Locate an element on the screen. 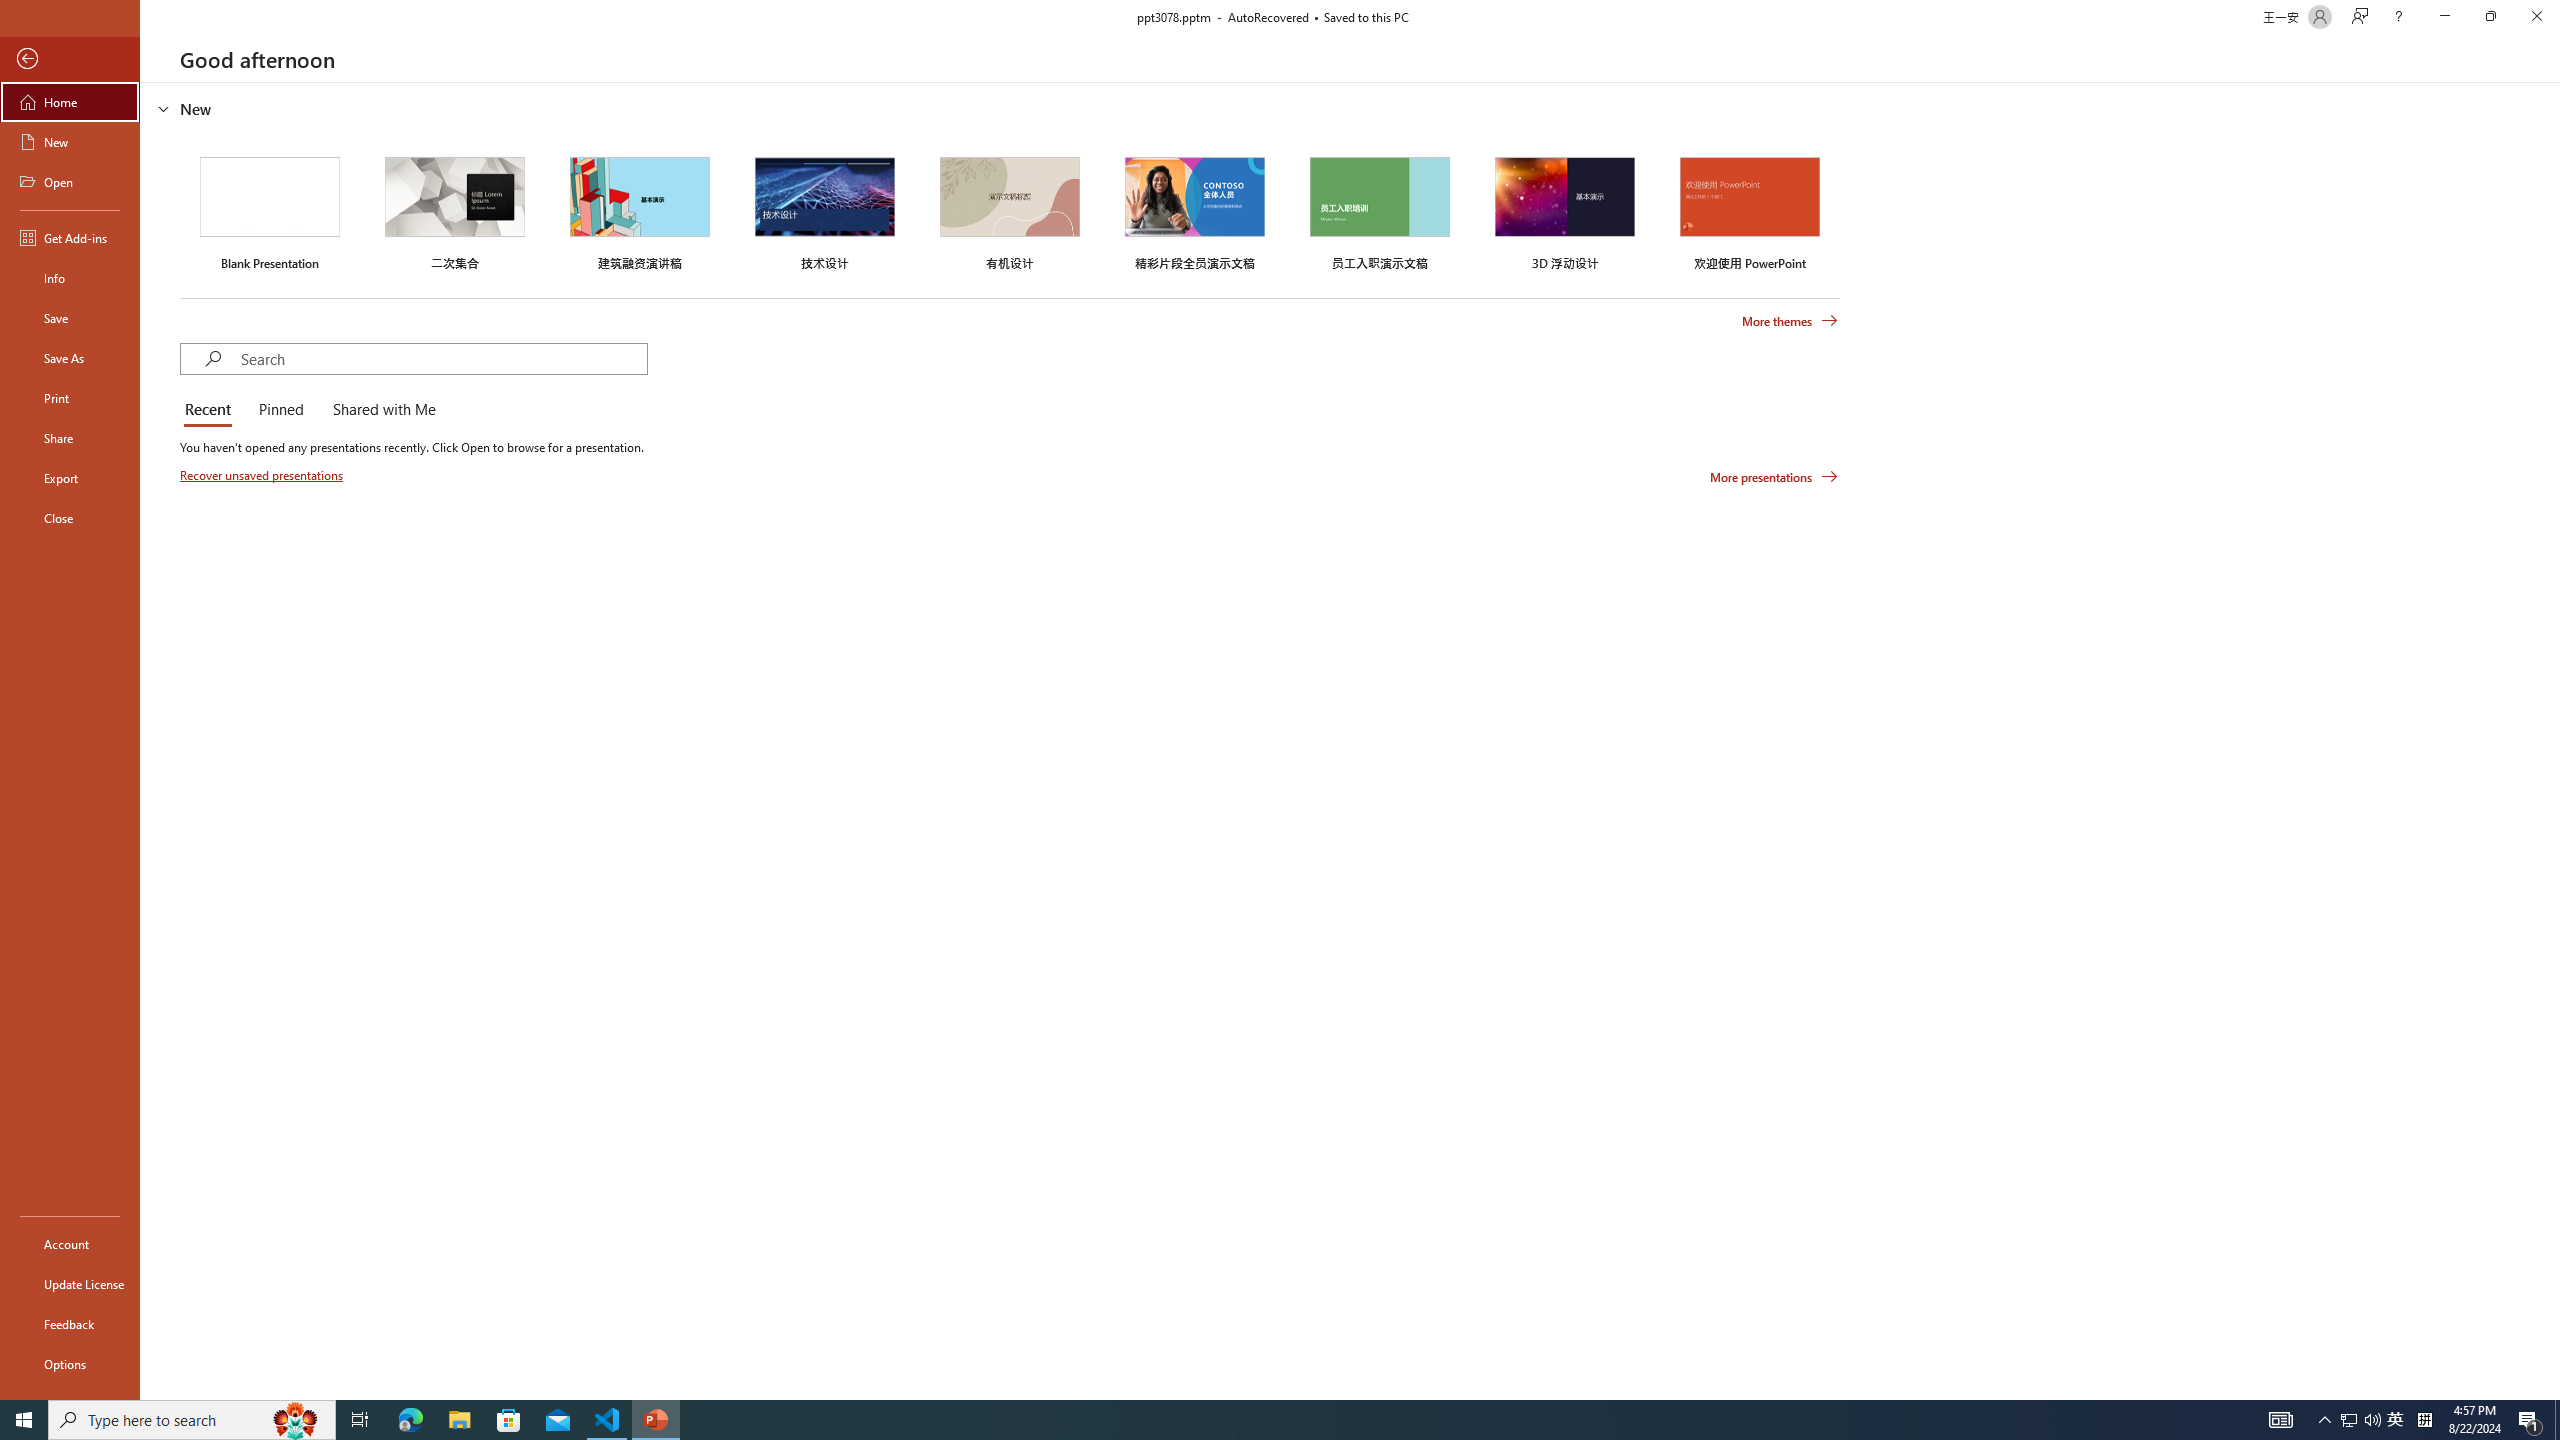 The width and height of the screenshot is (2560, 1440). 'More themes' is located at coordinates (1789, 321).